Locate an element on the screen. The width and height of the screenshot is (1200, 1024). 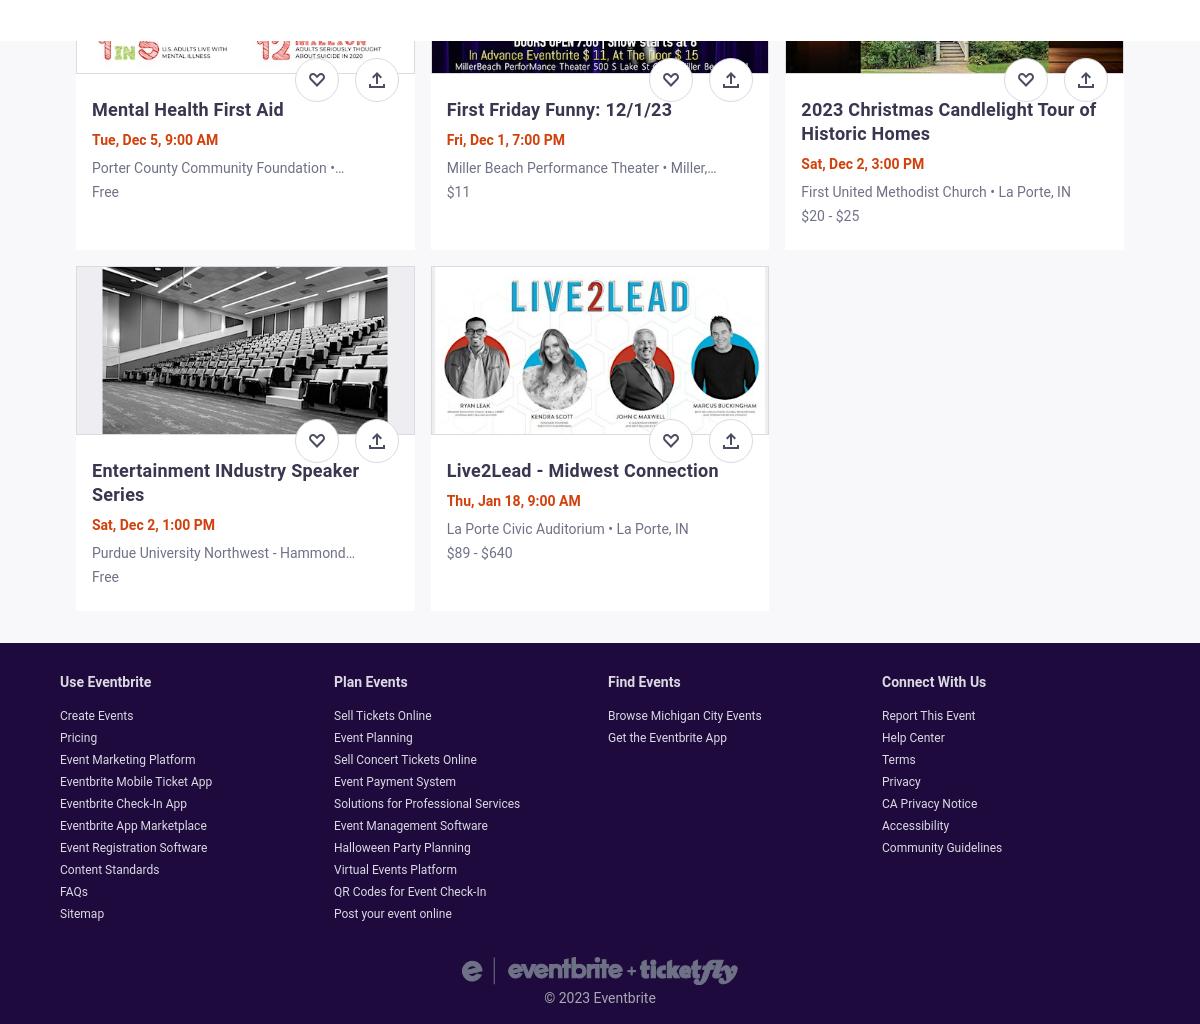
'Sell Tickets Online' is located at coordinates (333, 714).